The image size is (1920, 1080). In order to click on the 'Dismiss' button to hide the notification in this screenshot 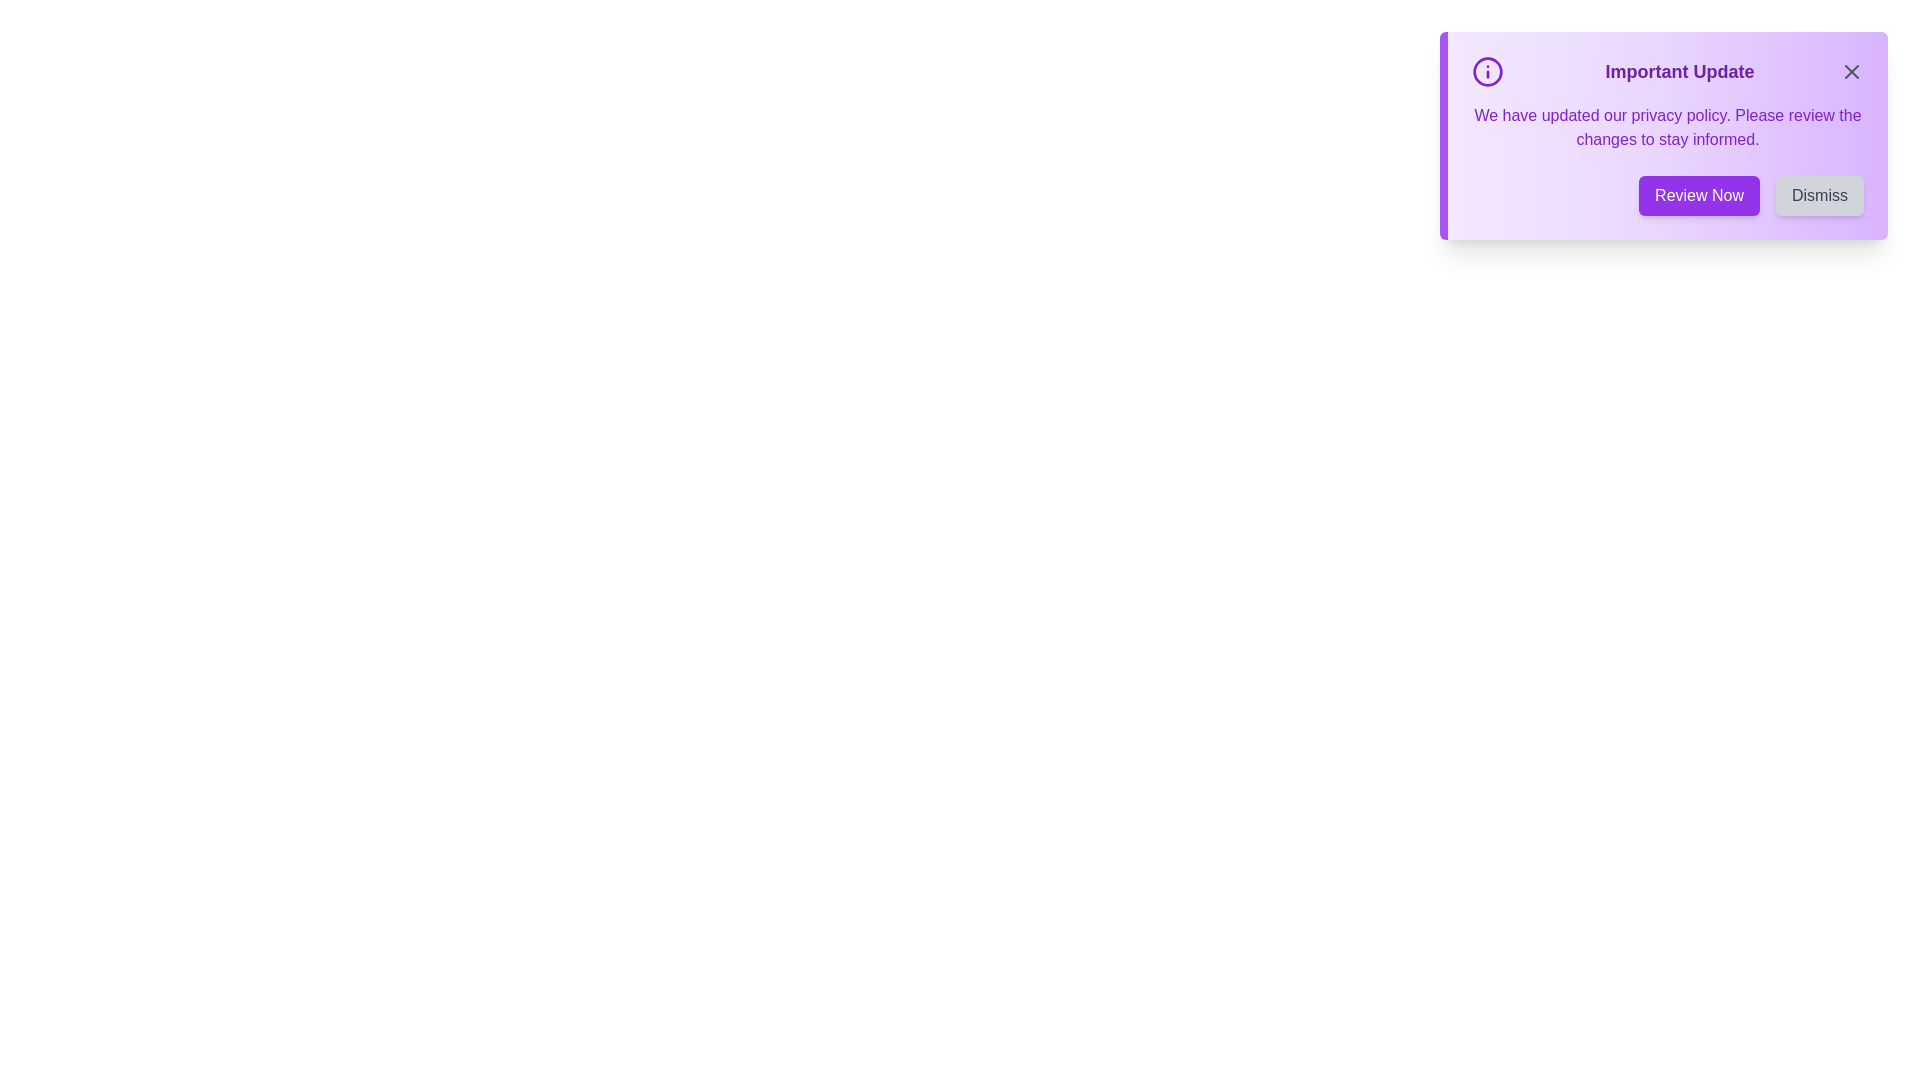, I will do `click(1819, 196)`.